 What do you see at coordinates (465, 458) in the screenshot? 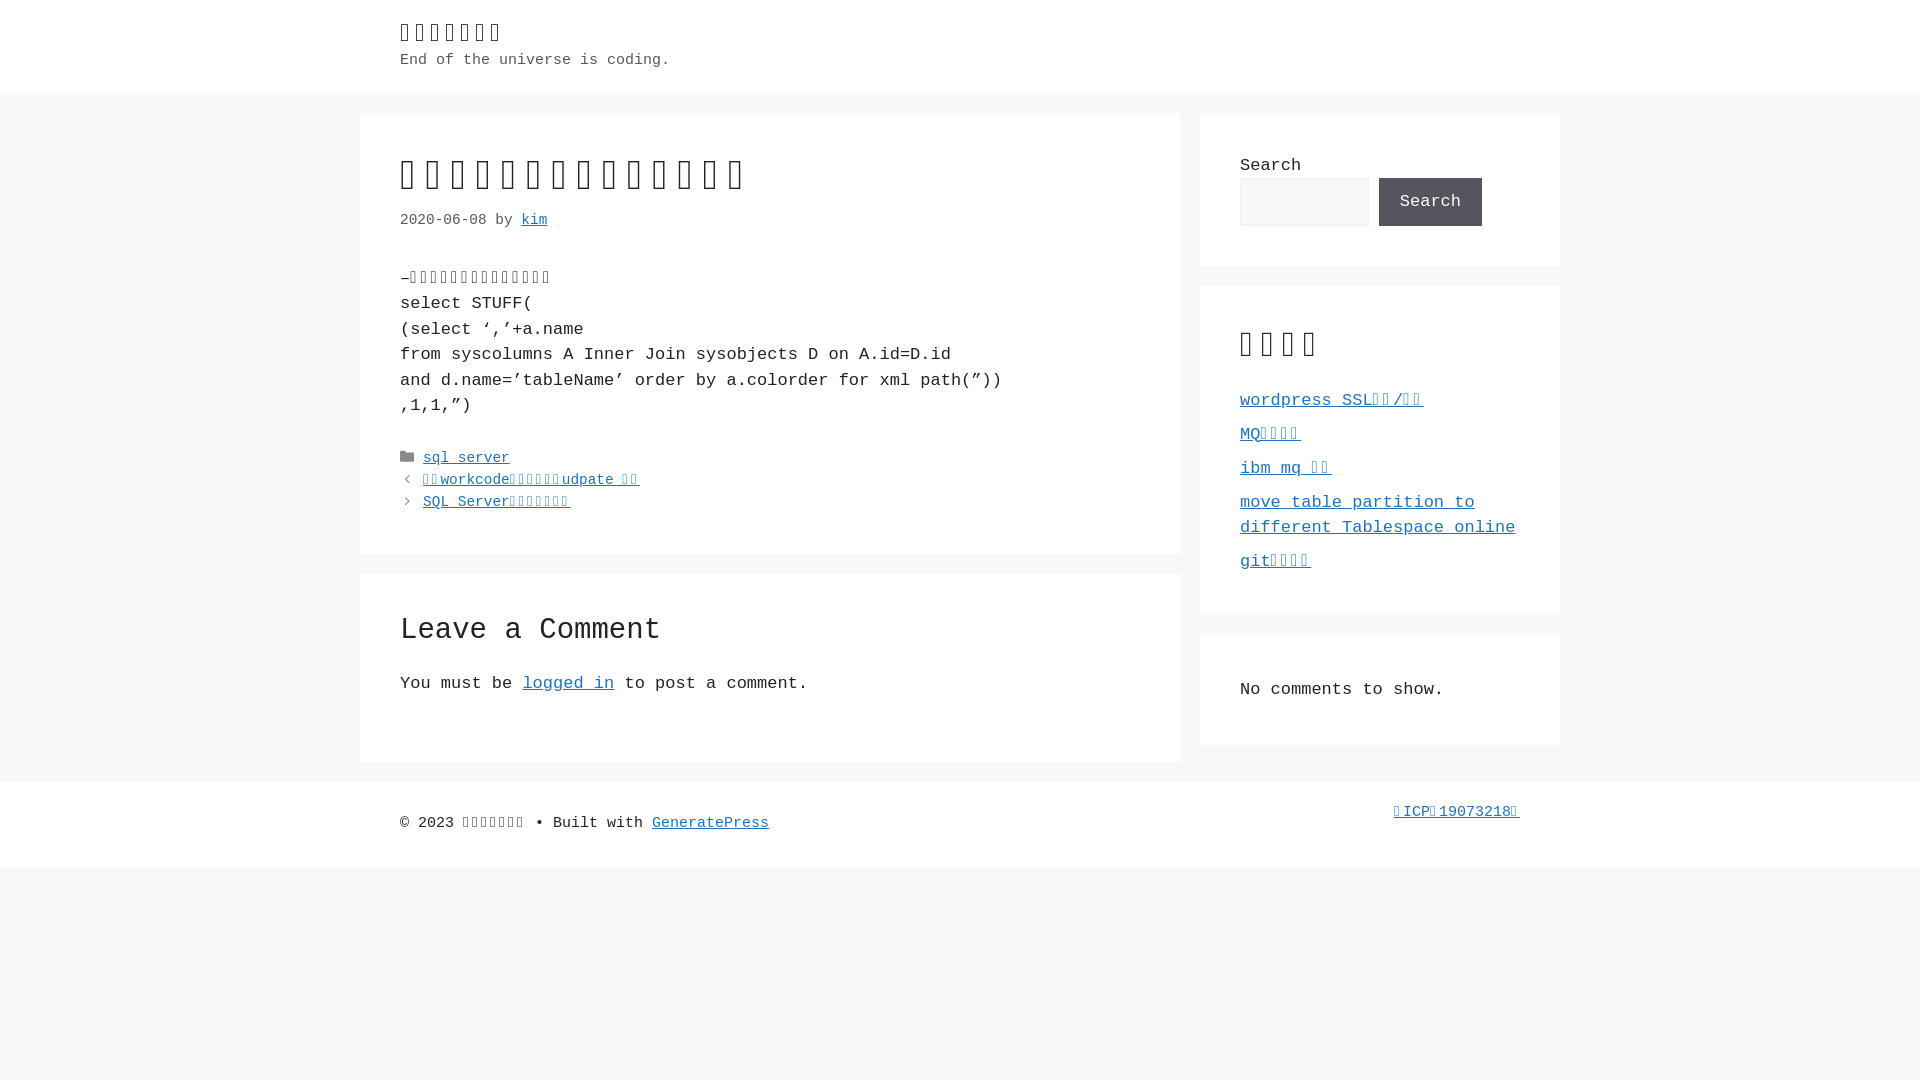
I see `'sql server'` at bounding box center [465, 458].